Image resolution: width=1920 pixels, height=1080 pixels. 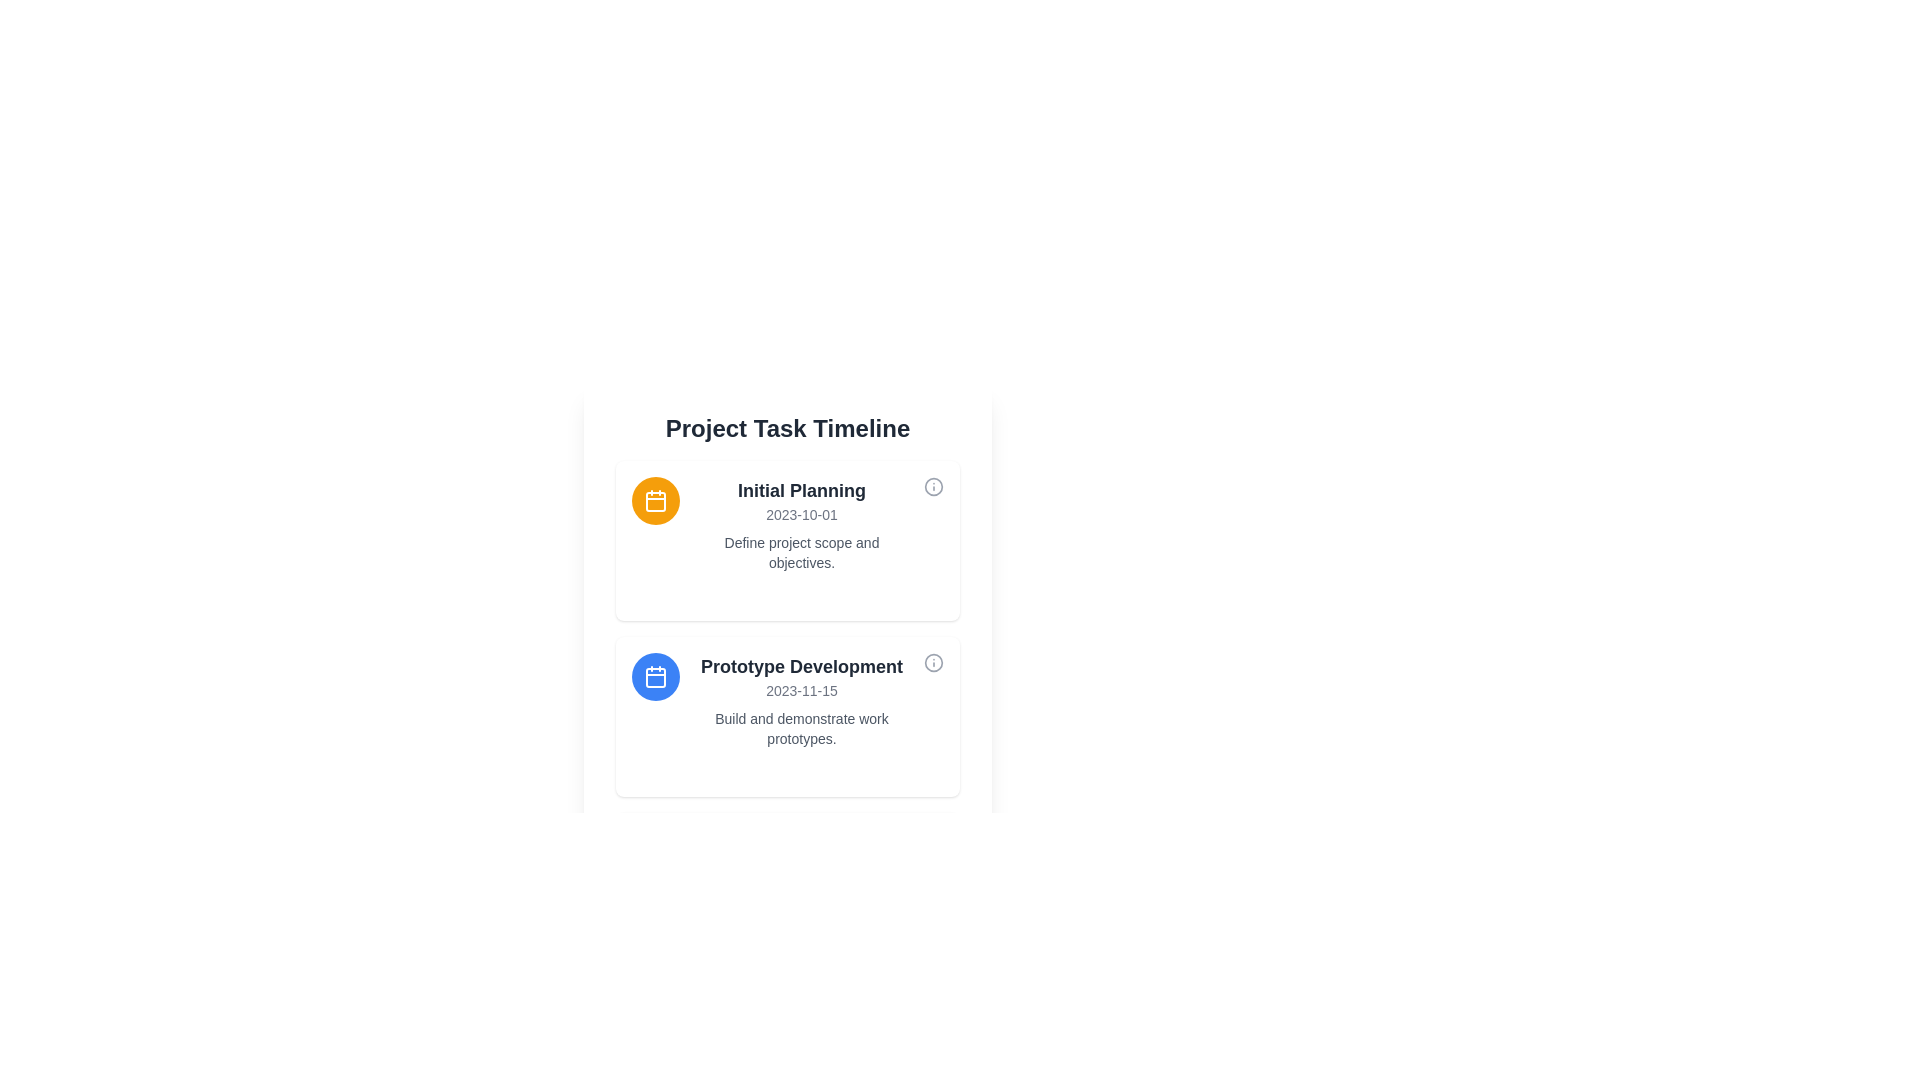 I want to click on the Text Label element titled 'Initial Planning', which is styled in bold dark gray and positioned at the top center of its task card, so click(x=801, y=490).